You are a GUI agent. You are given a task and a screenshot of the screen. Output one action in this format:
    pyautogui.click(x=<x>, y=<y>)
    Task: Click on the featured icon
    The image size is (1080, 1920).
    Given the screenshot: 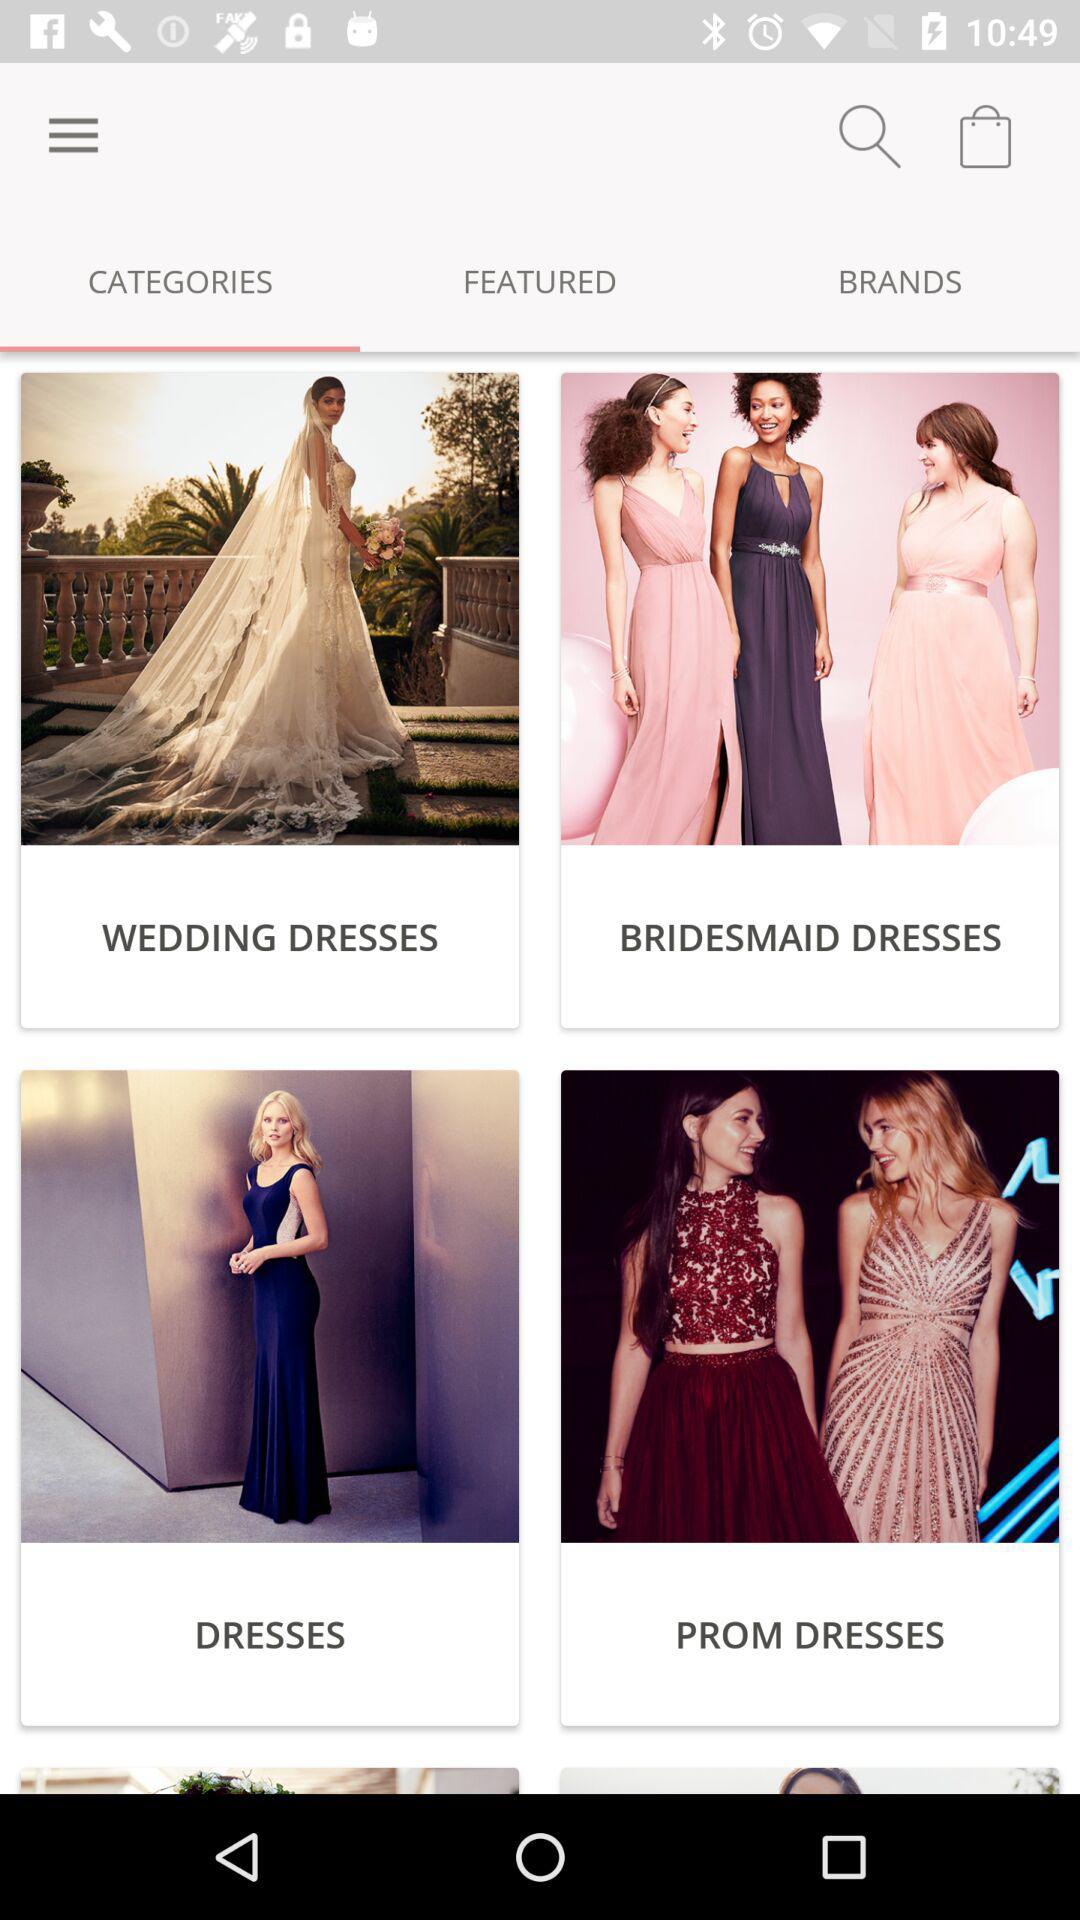 What is the action you would take?
    pyautogui.click(x=540, y=279)
    